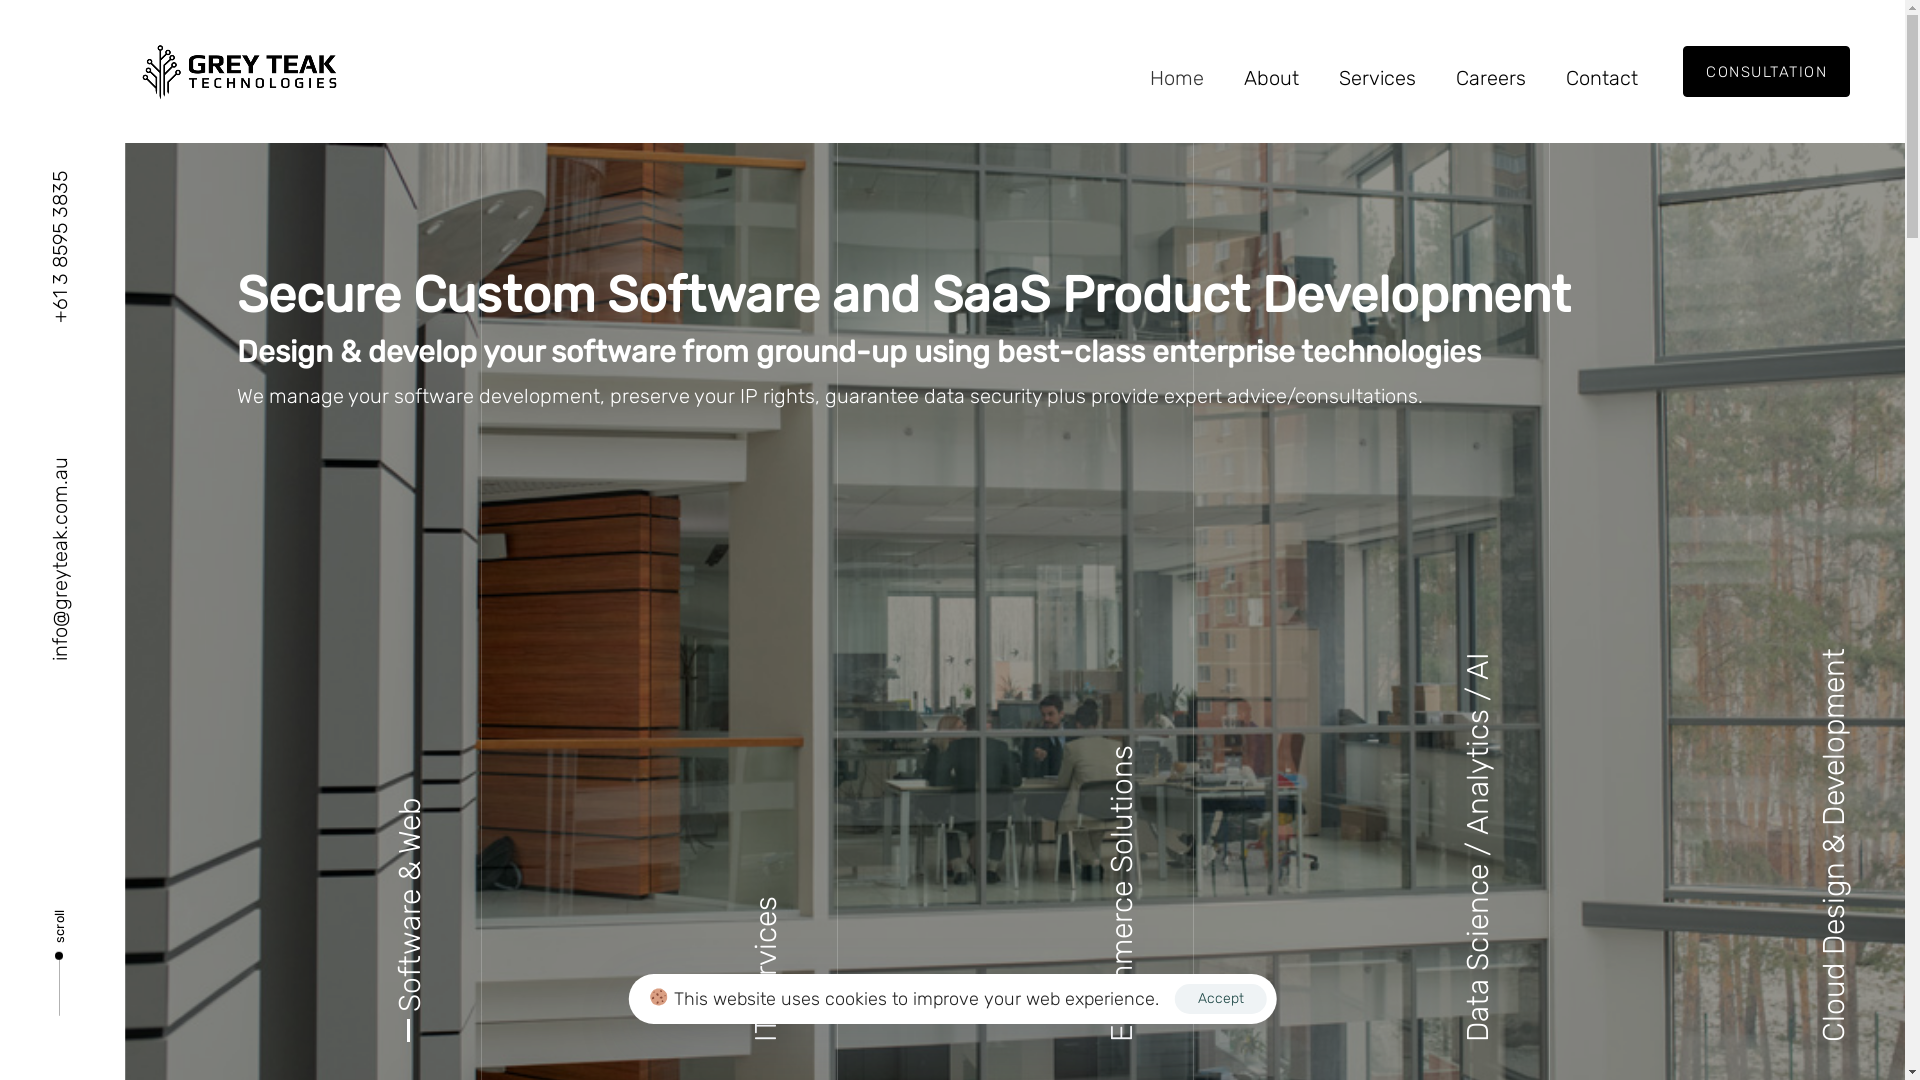  What do you see at coordinates (408, 934) in the screenshot?
I see `'Software & Web'` at bounding box center [408, 934].